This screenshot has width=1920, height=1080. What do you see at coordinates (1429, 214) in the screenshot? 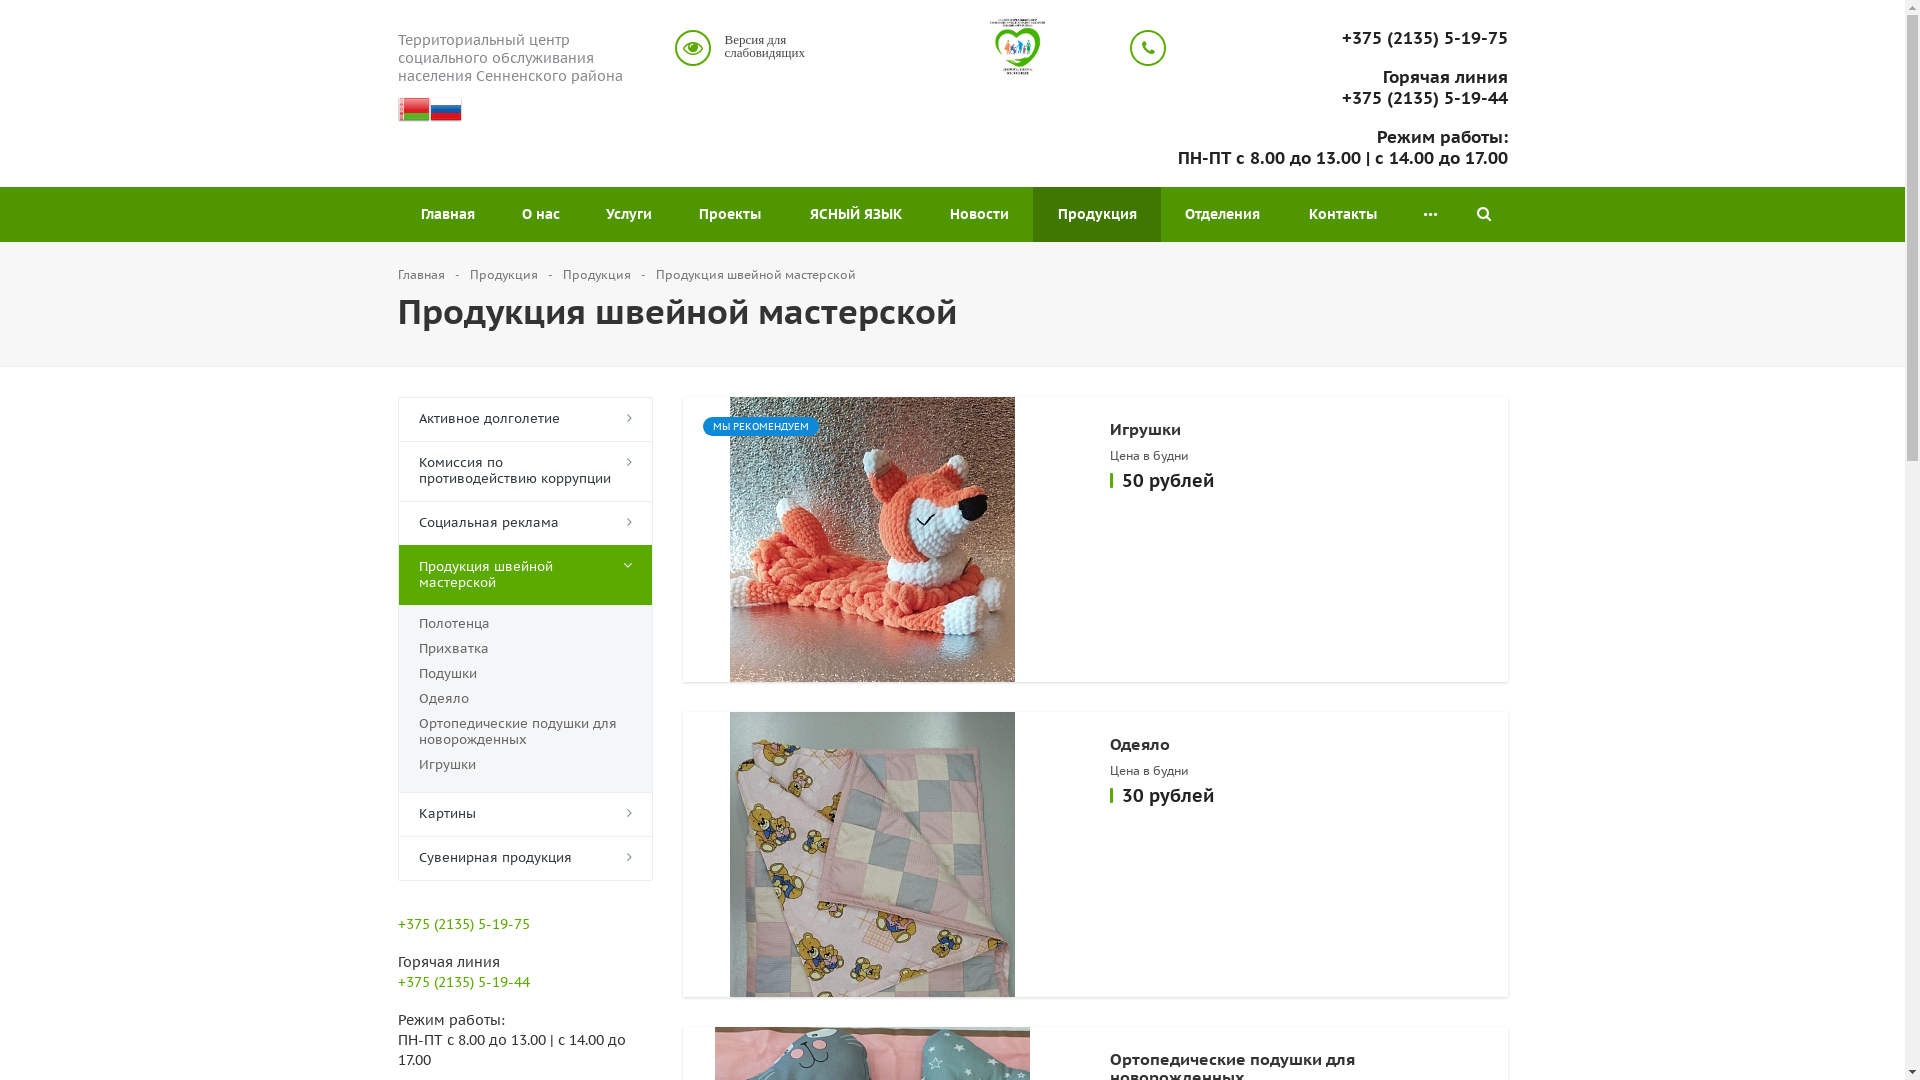
I see `'...'` at bounding box center [1429, 214].